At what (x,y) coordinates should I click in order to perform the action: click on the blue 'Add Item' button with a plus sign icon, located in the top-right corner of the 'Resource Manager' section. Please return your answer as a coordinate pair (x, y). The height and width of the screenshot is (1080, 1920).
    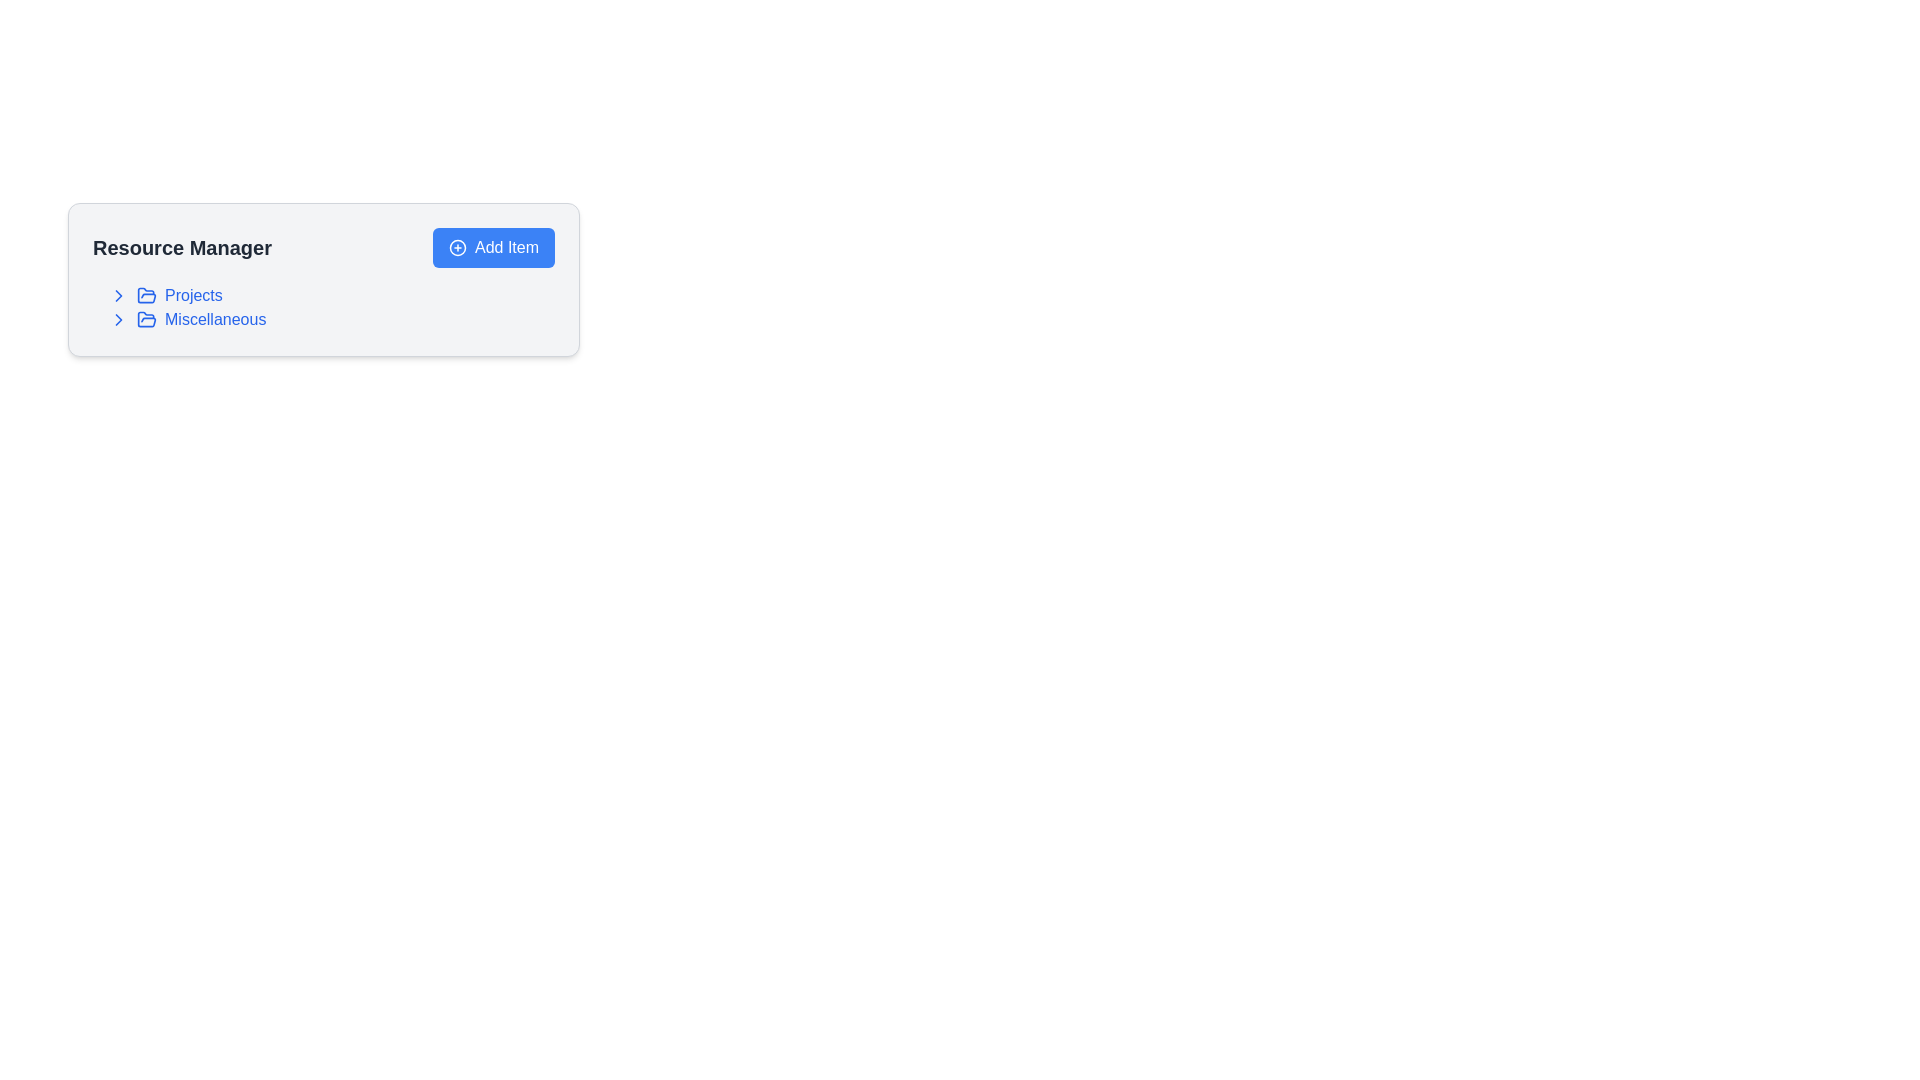
    Looking at the image, I should click on (494, 246).